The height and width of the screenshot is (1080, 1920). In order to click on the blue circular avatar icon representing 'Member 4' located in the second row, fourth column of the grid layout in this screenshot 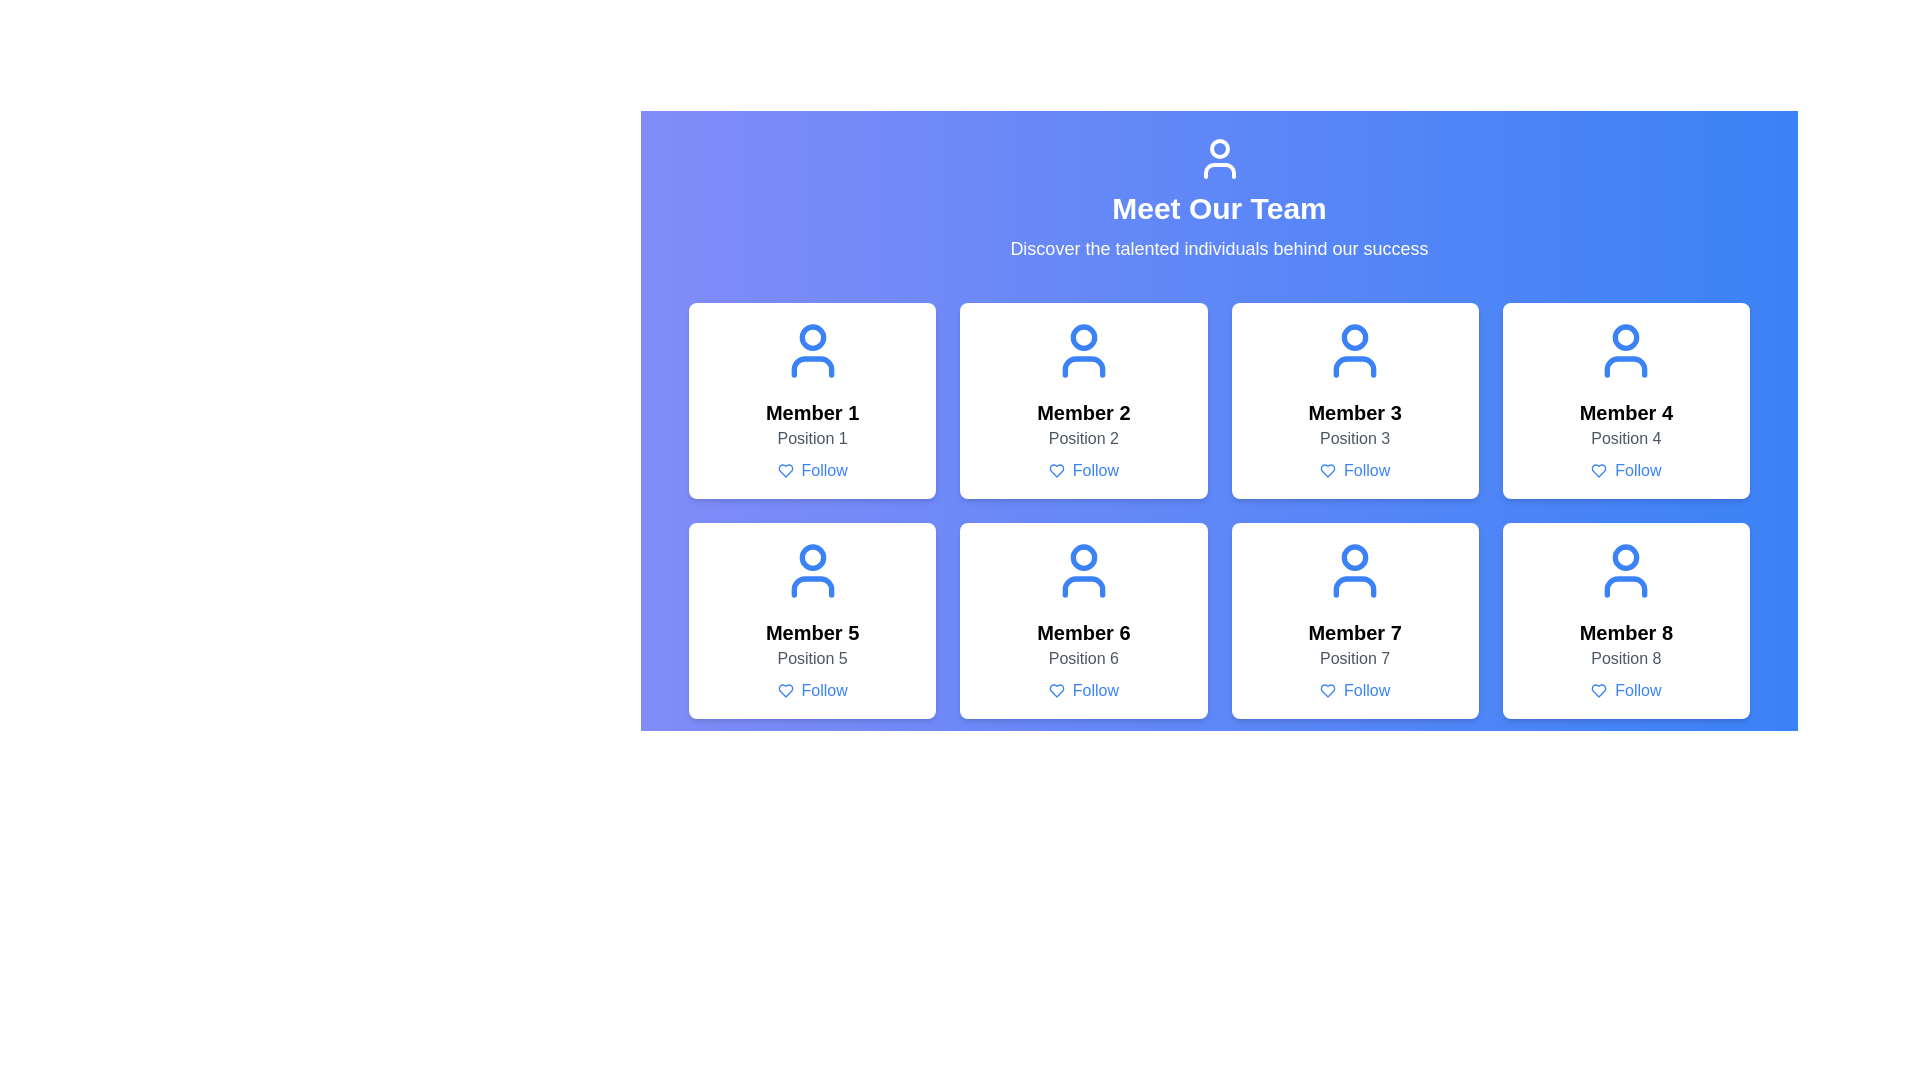, I will do `click(1626, 336)`.